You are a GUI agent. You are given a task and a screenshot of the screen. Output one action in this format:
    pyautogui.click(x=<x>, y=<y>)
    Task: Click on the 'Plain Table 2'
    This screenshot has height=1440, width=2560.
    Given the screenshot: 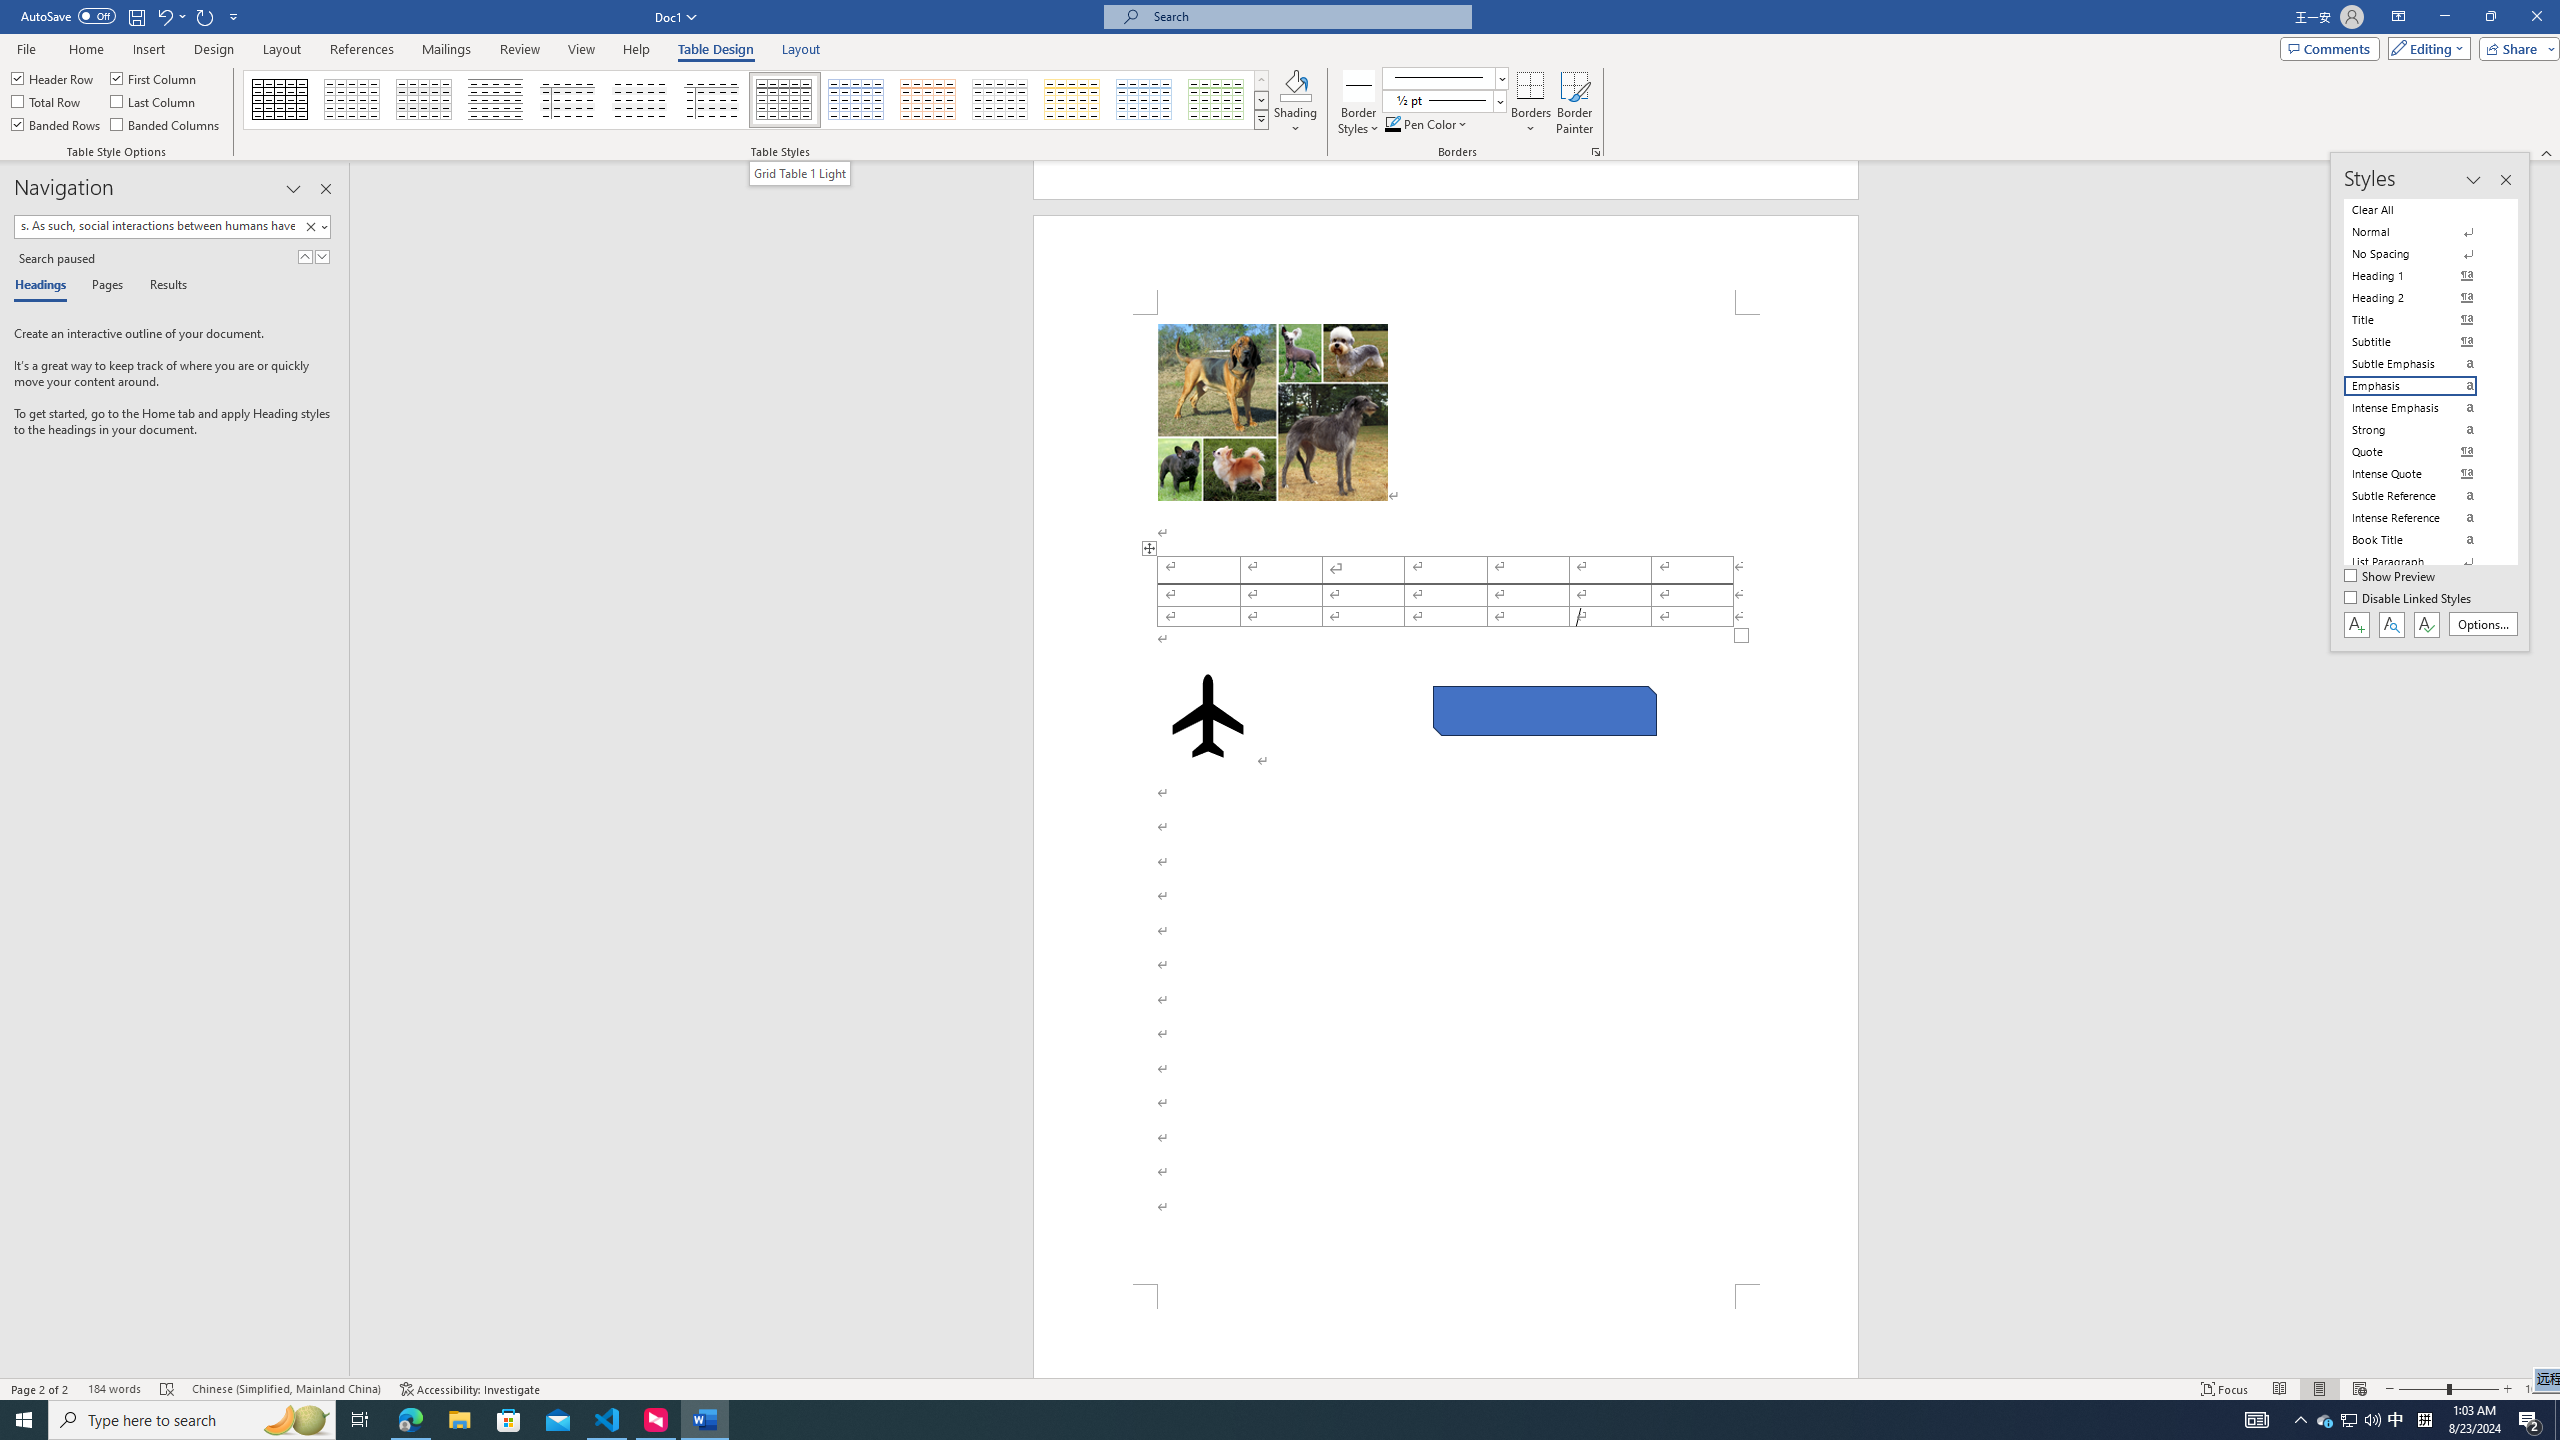 What is the action you would take?
    pyautogui.click(x=496, y=99)
    